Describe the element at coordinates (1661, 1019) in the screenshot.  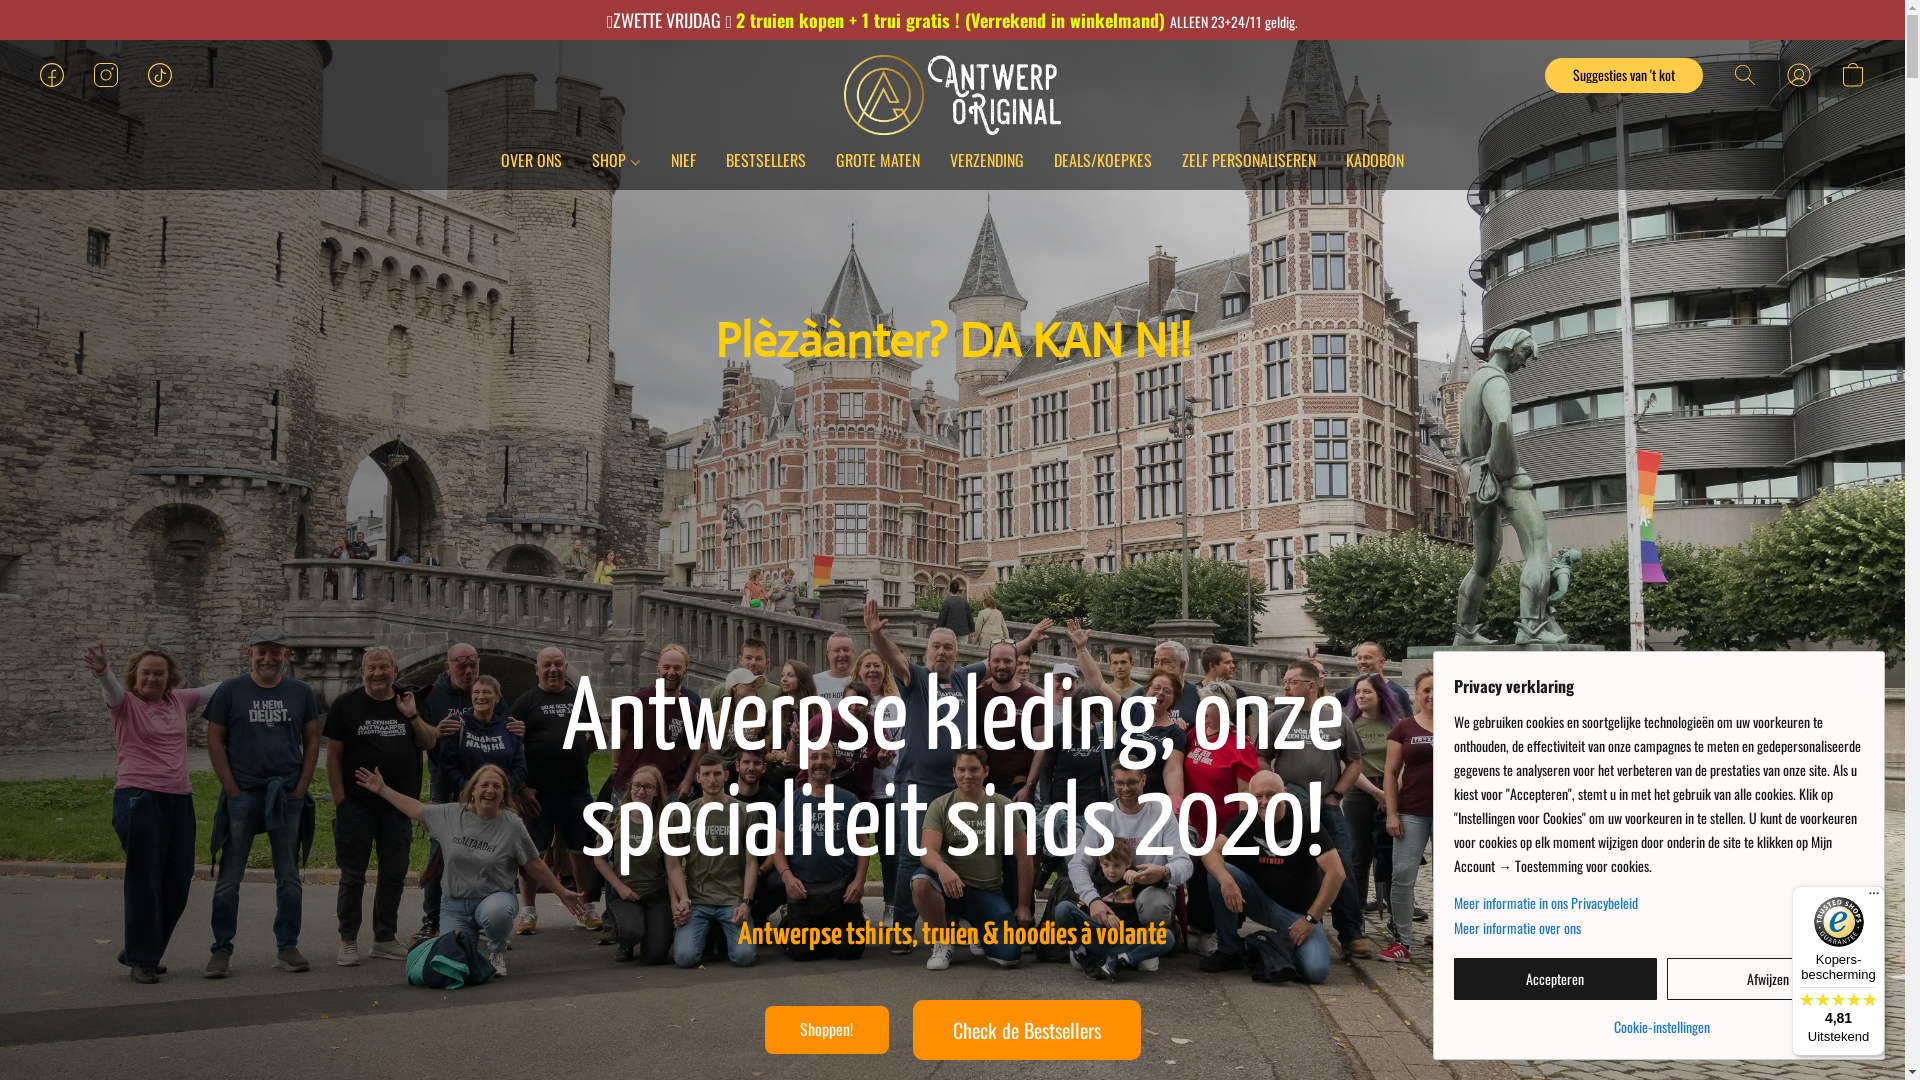
I see `'Cookie-instellingen'` at that location.